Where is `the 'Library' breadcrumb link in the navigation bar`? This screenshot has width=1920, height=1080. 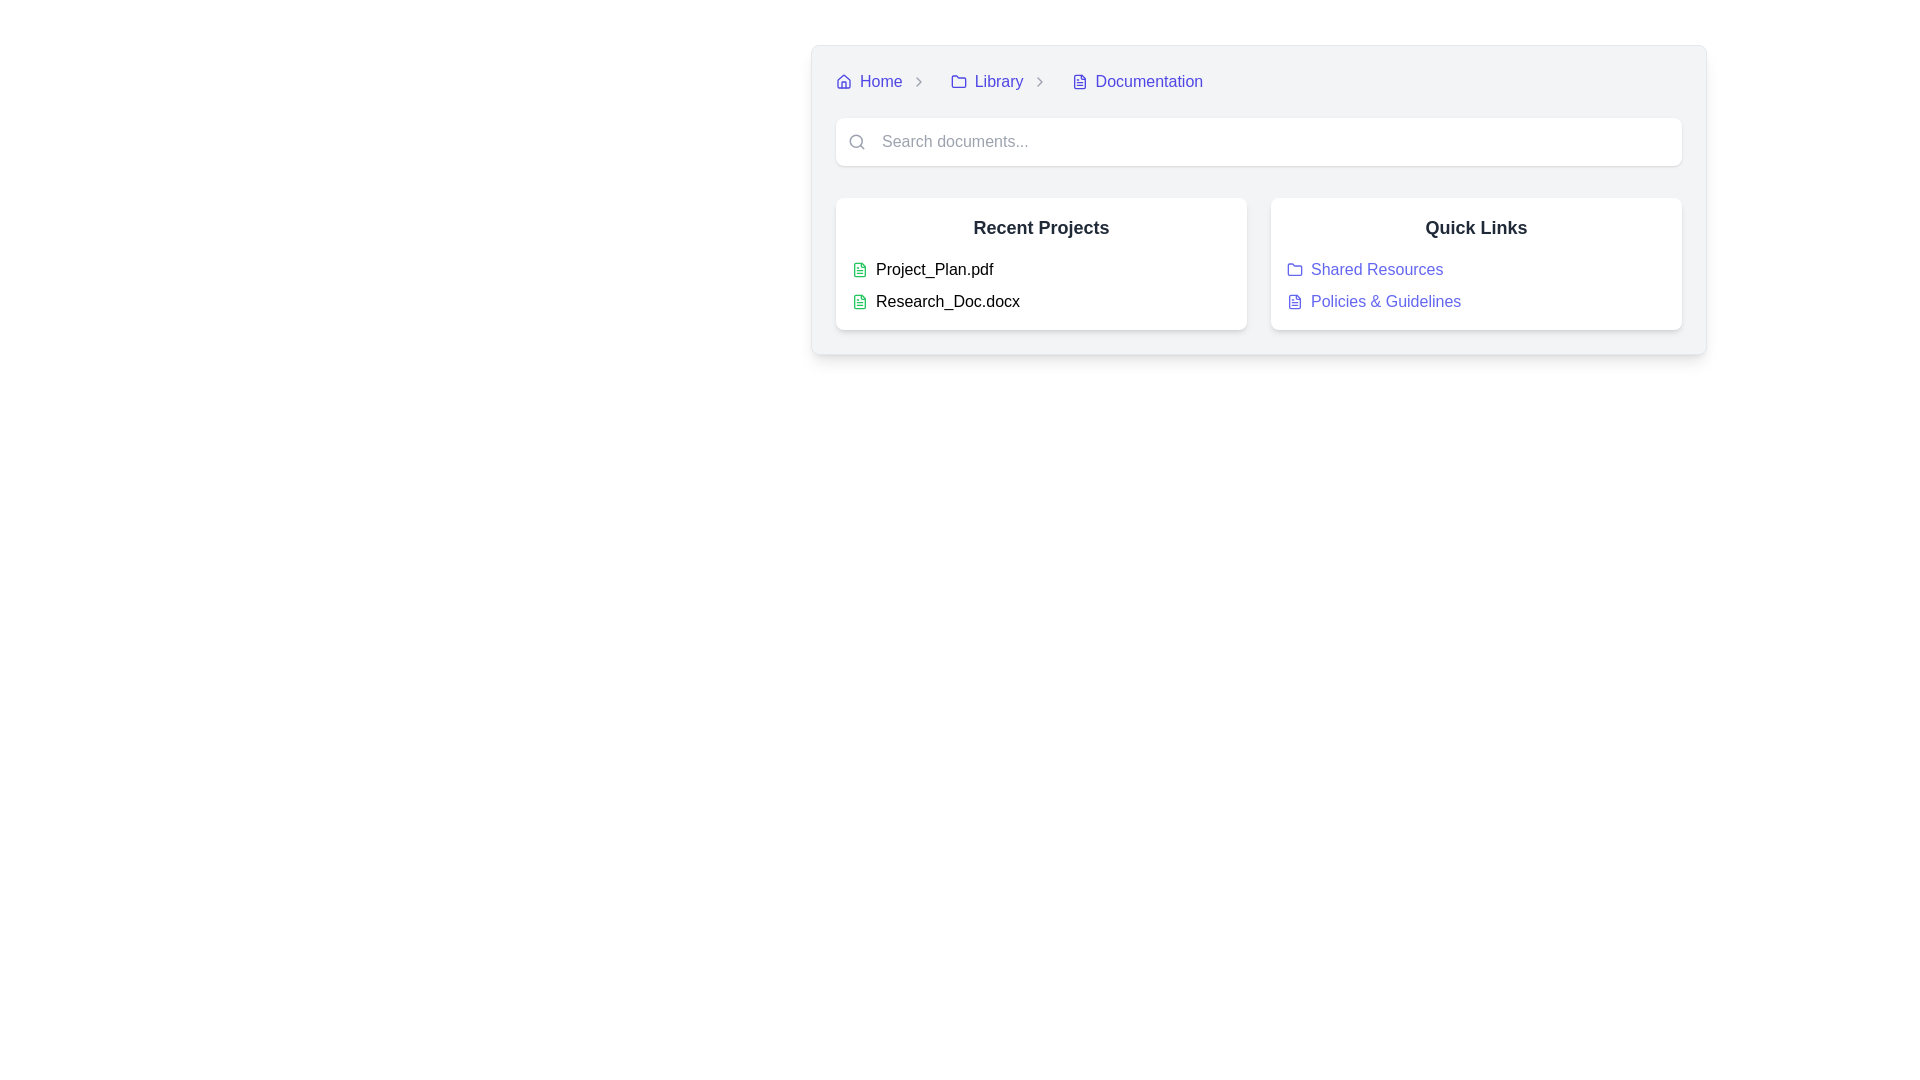 the 'Library' breadcrumb link in the navigation bar is located at coordinates (1003, 80).